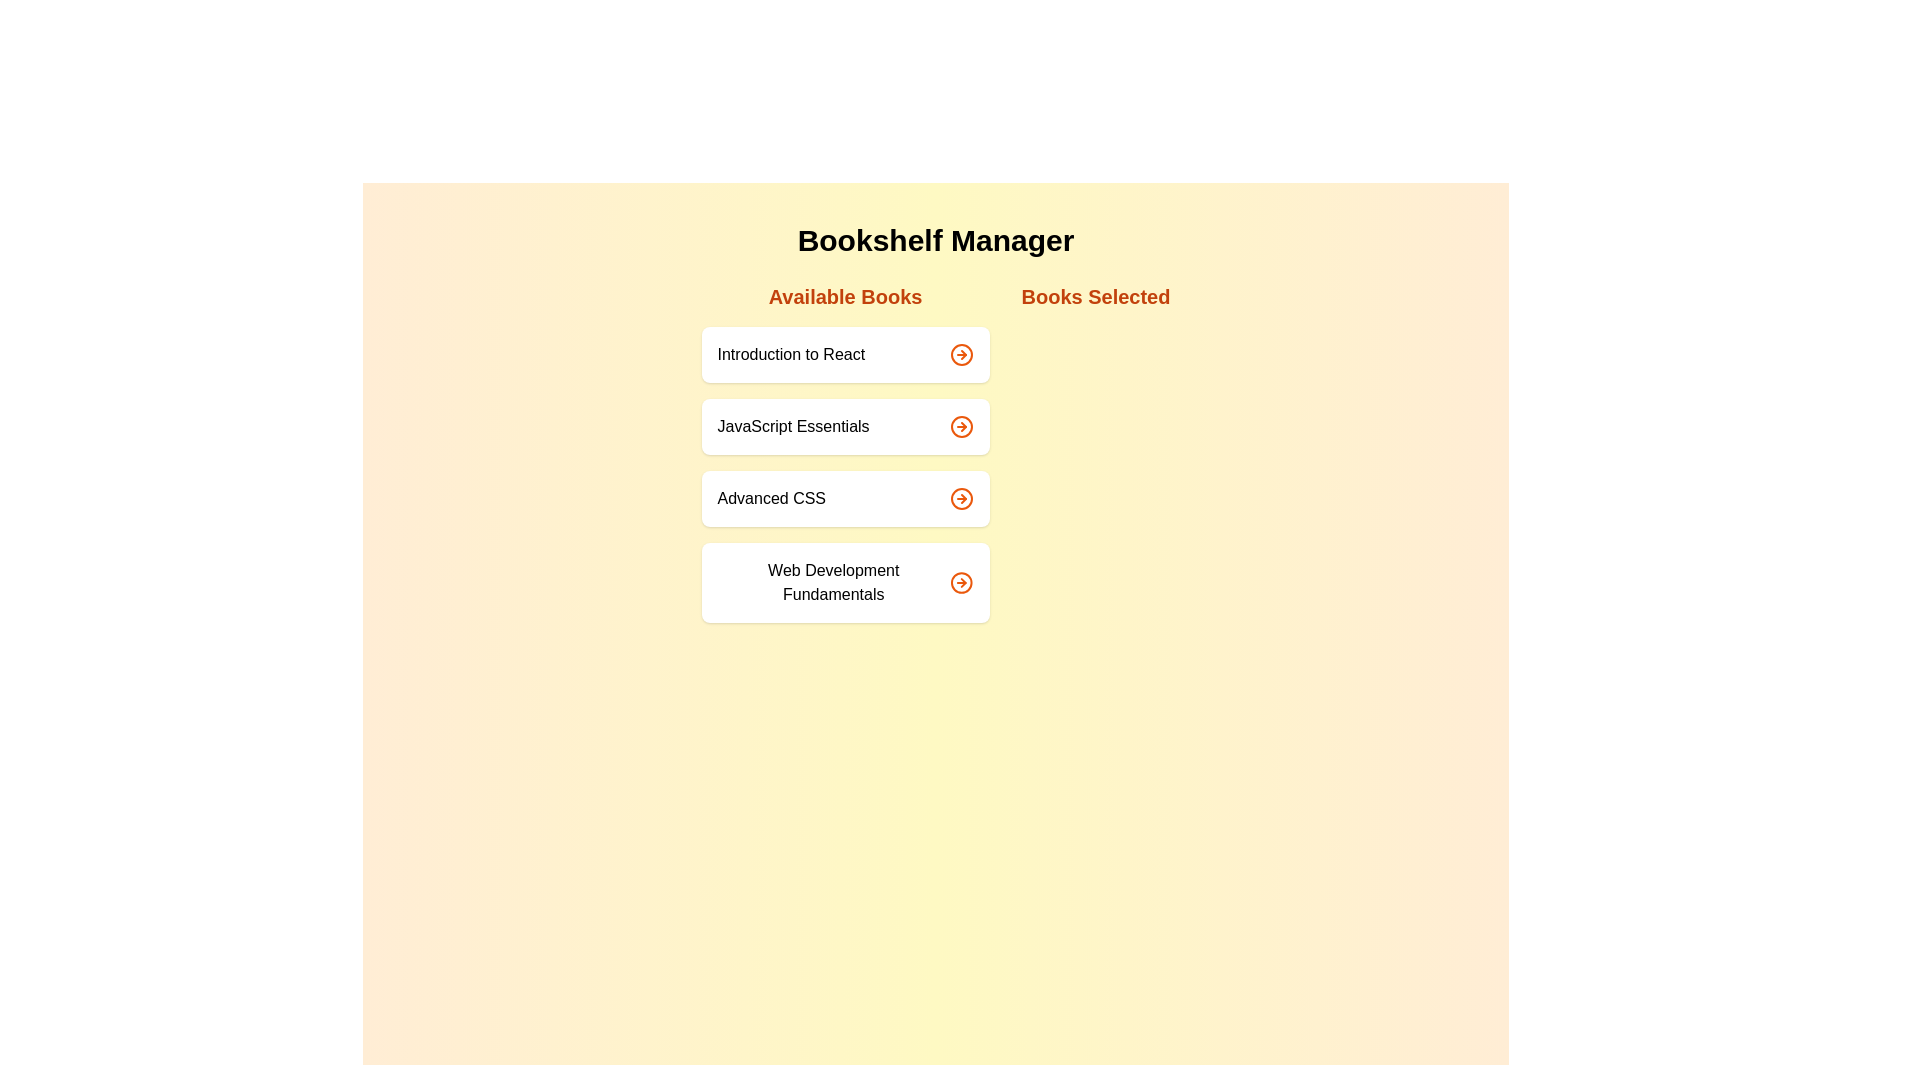 The width and height of the screenshot is (1920, 1080). Describe the element at coordinates (961, 497) in the screenshot. I see `orange arrow next to the book 'Advanced CSS' in the 'Available Books' list to move it to the 'Books Selected' list` at that location.